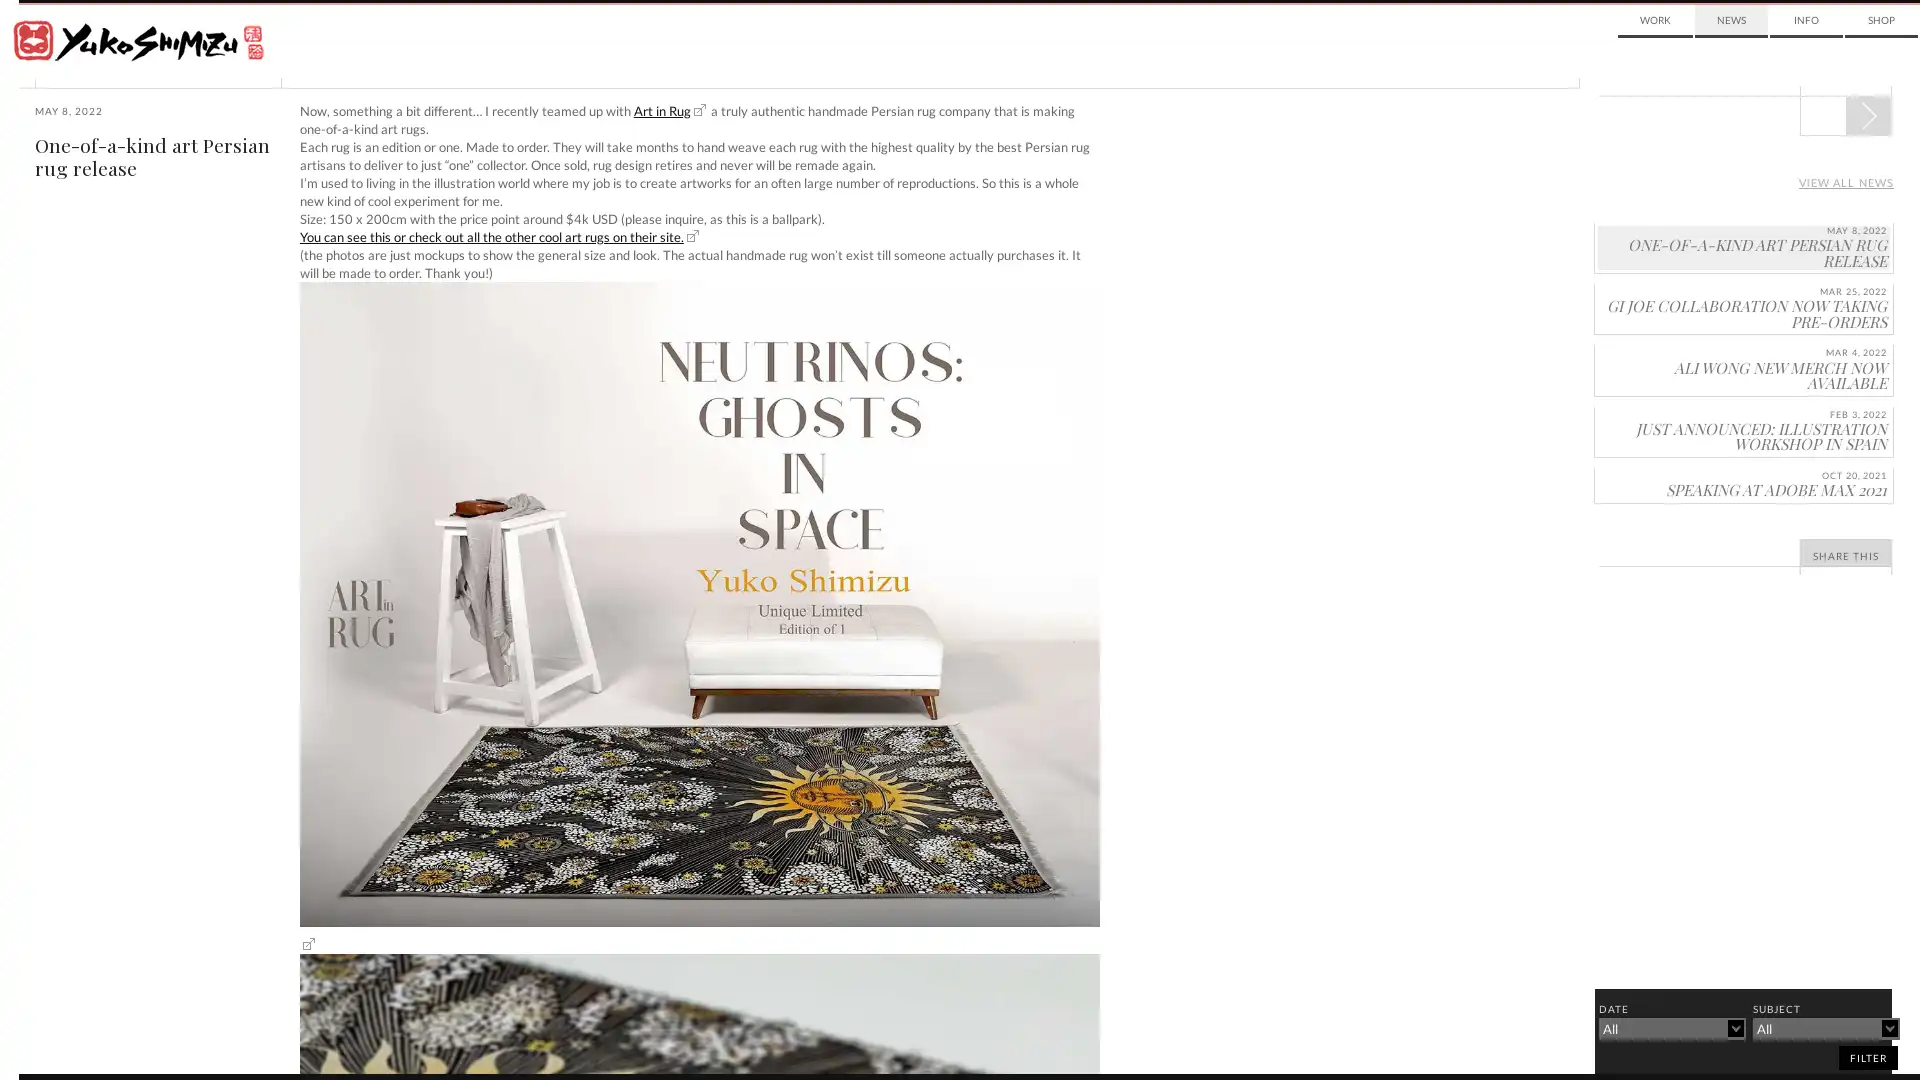 The width and height of the screenshot is (1920, 1080). I want to click on filter, so click(1867, 1055).